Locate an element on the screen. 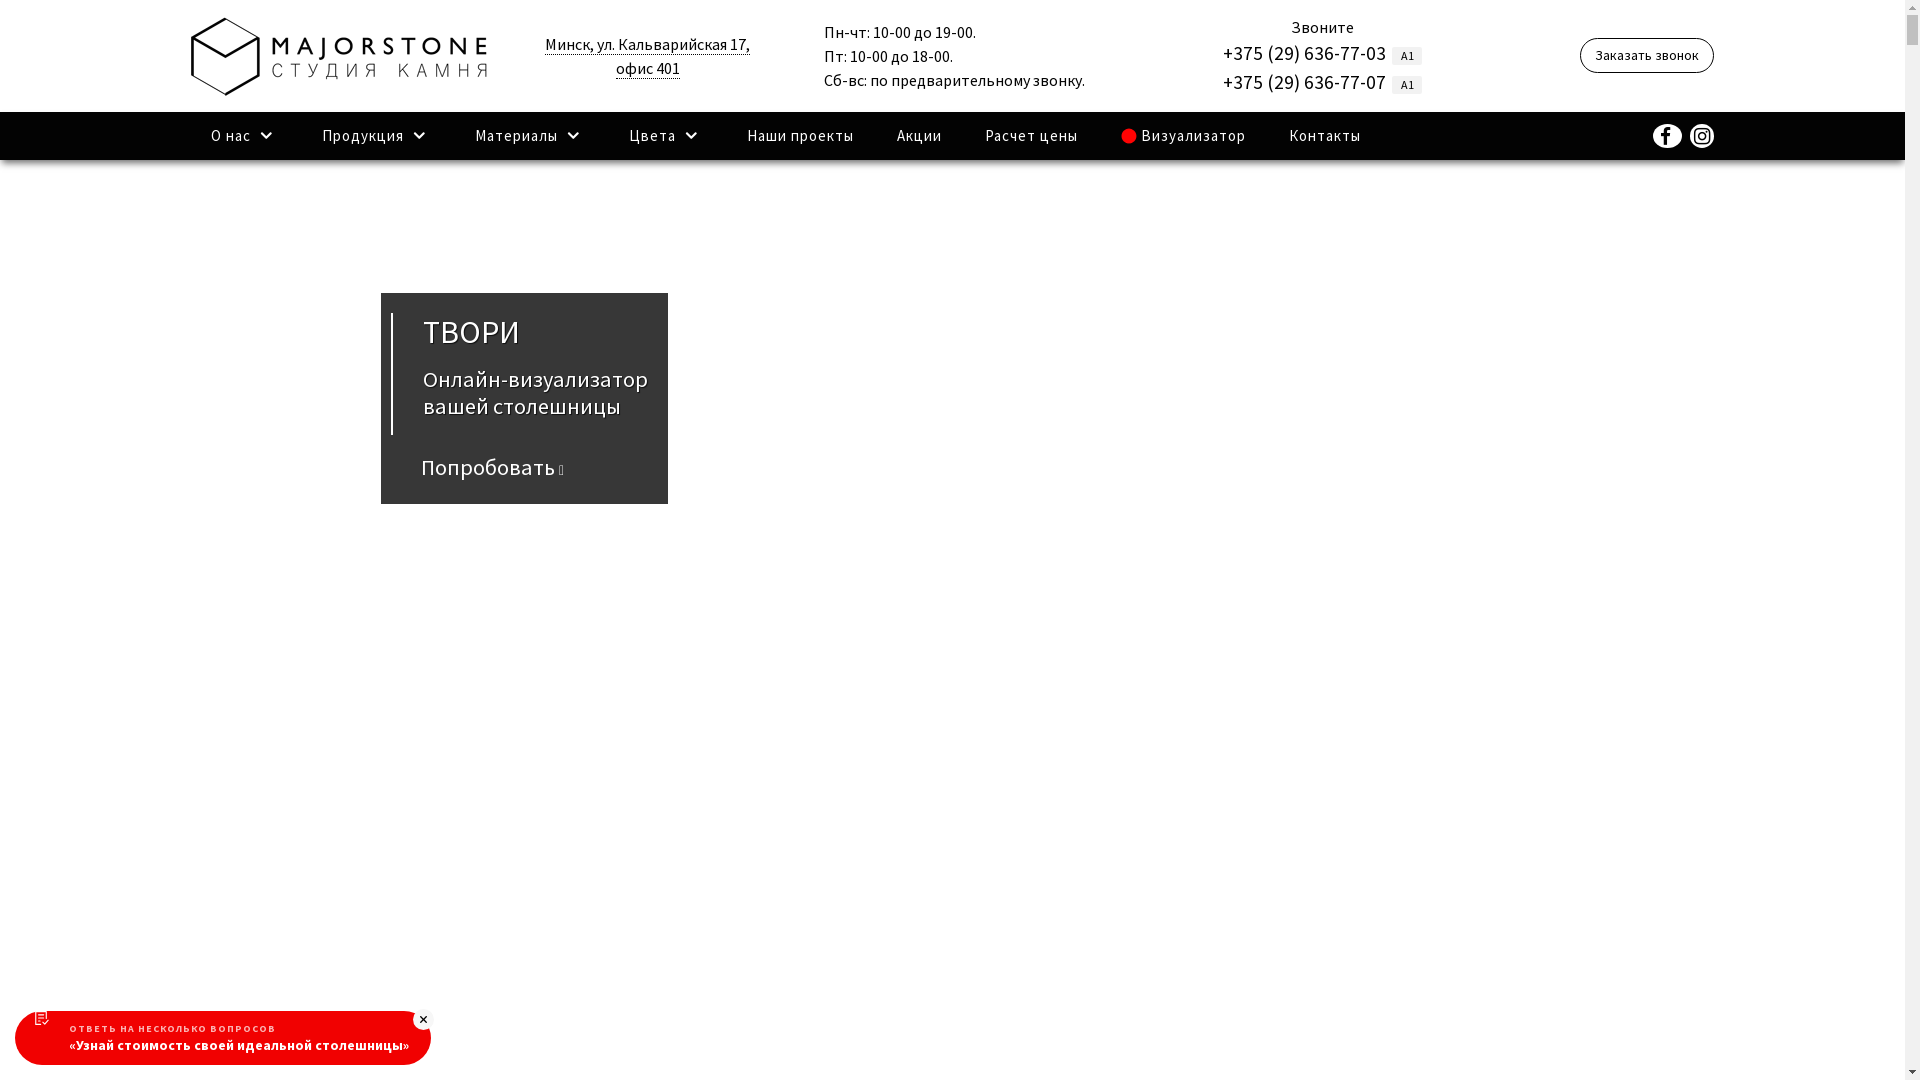 Image resolution: width=1920 pixels, height=1080 pixels. '+375 (29) 636-77-07' is located at coordinates (1304, 80).